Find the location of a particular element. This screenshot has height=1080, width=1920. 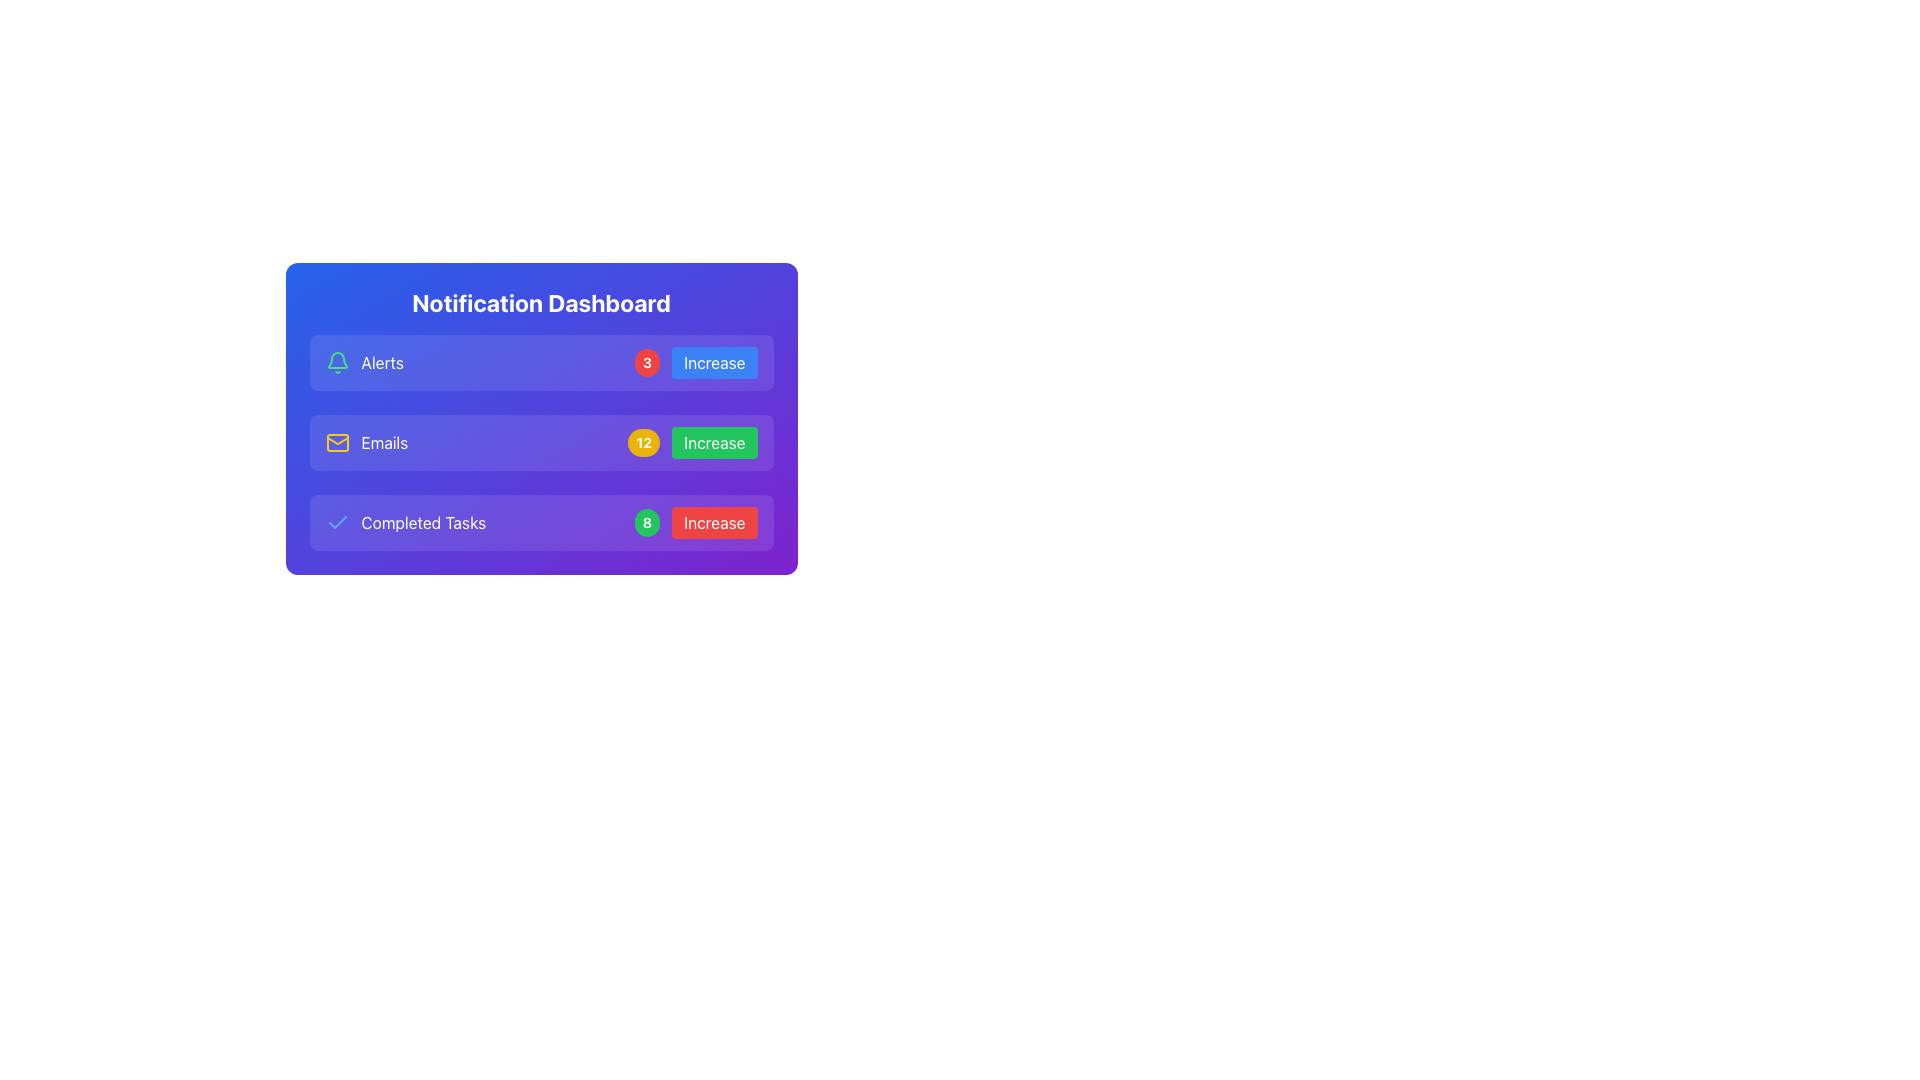

the button labeled 'Increase' with a green background and rounded corners in the 'Notification Dashboard' table to visualize its hover effects is located at coordinates (714, 442).